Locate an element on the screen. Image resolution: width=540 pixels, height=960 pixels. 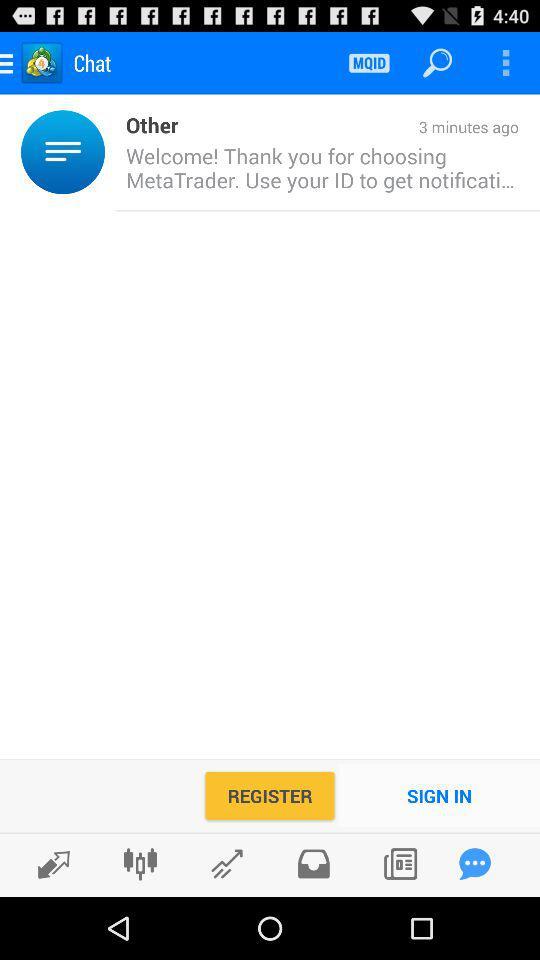
item below the welcome thank you is located at coordinates (438, 795).